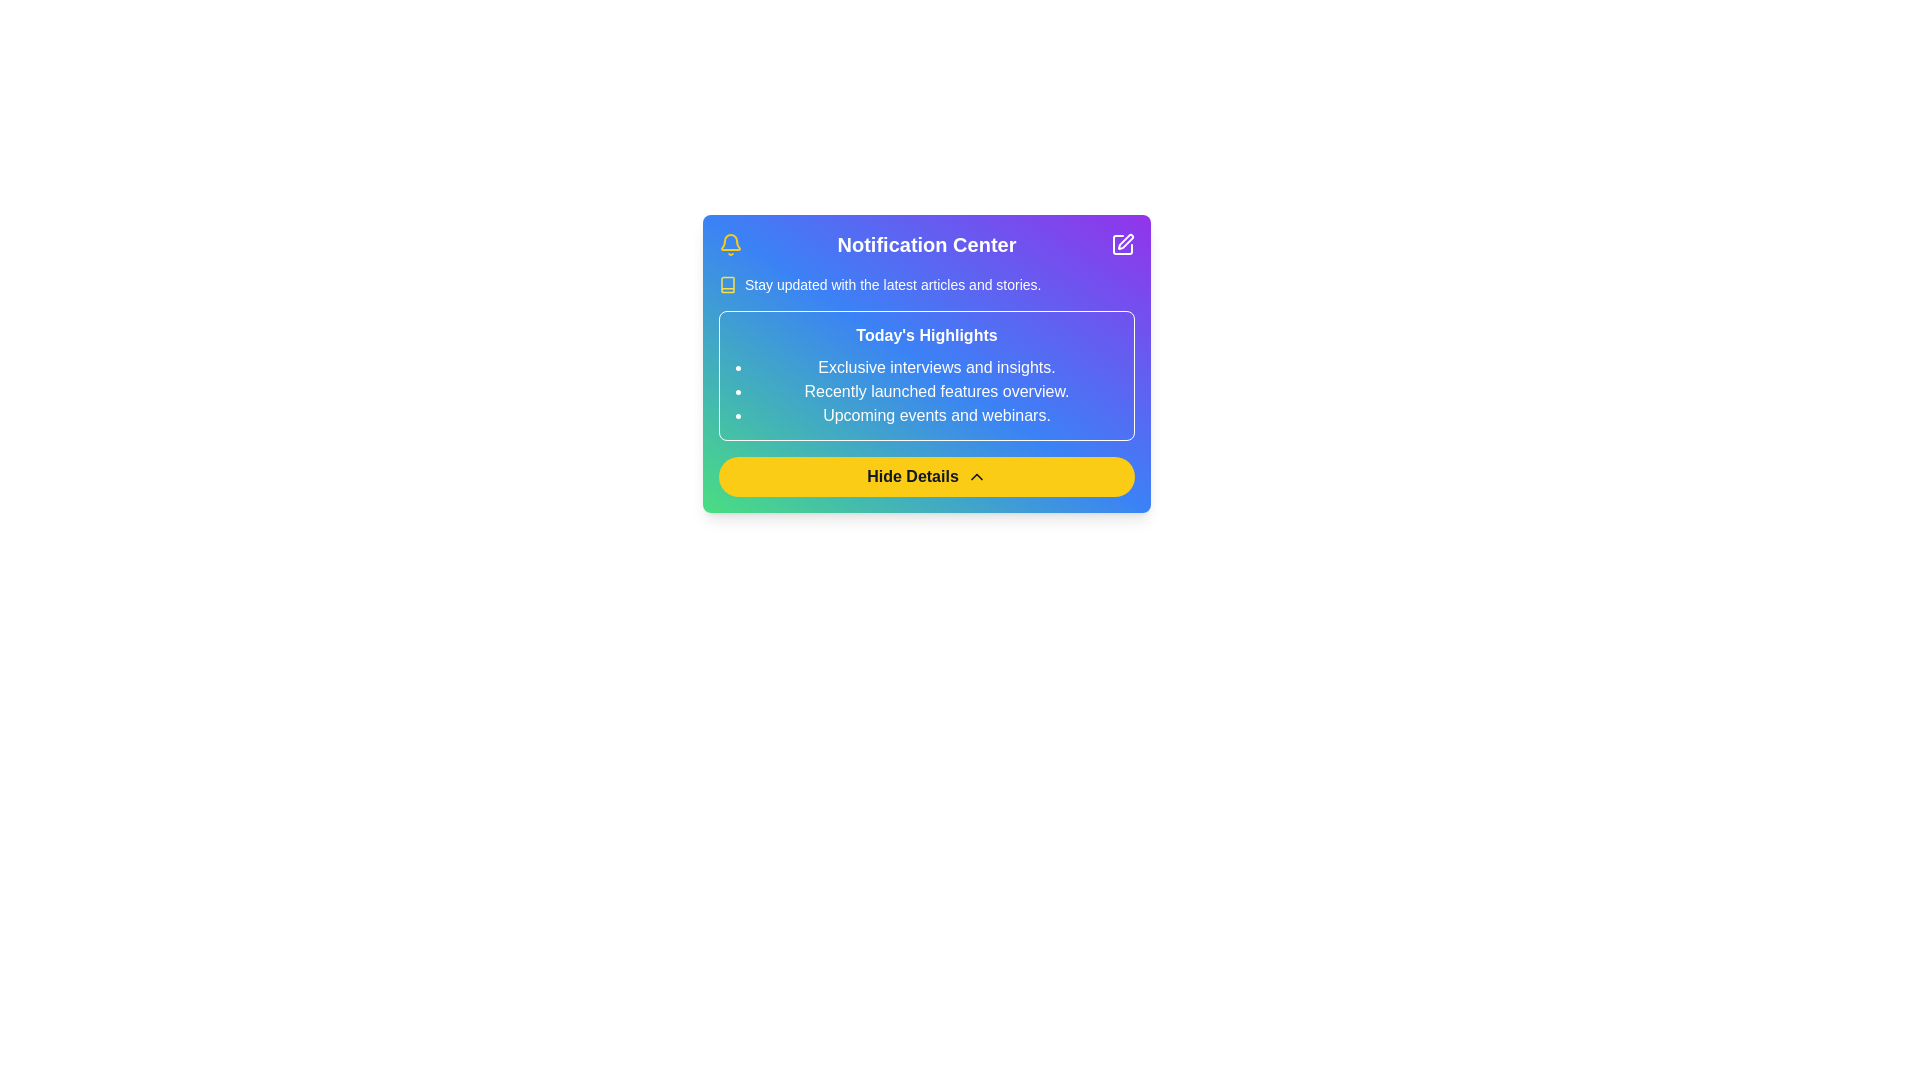  What do you see at coordinates (925, 477) in the screenshot?
I see `the yellow rectangular button labeled 'Hide Details' with a chevron icon to activate the hover effects` at bounding box center [925, 477].